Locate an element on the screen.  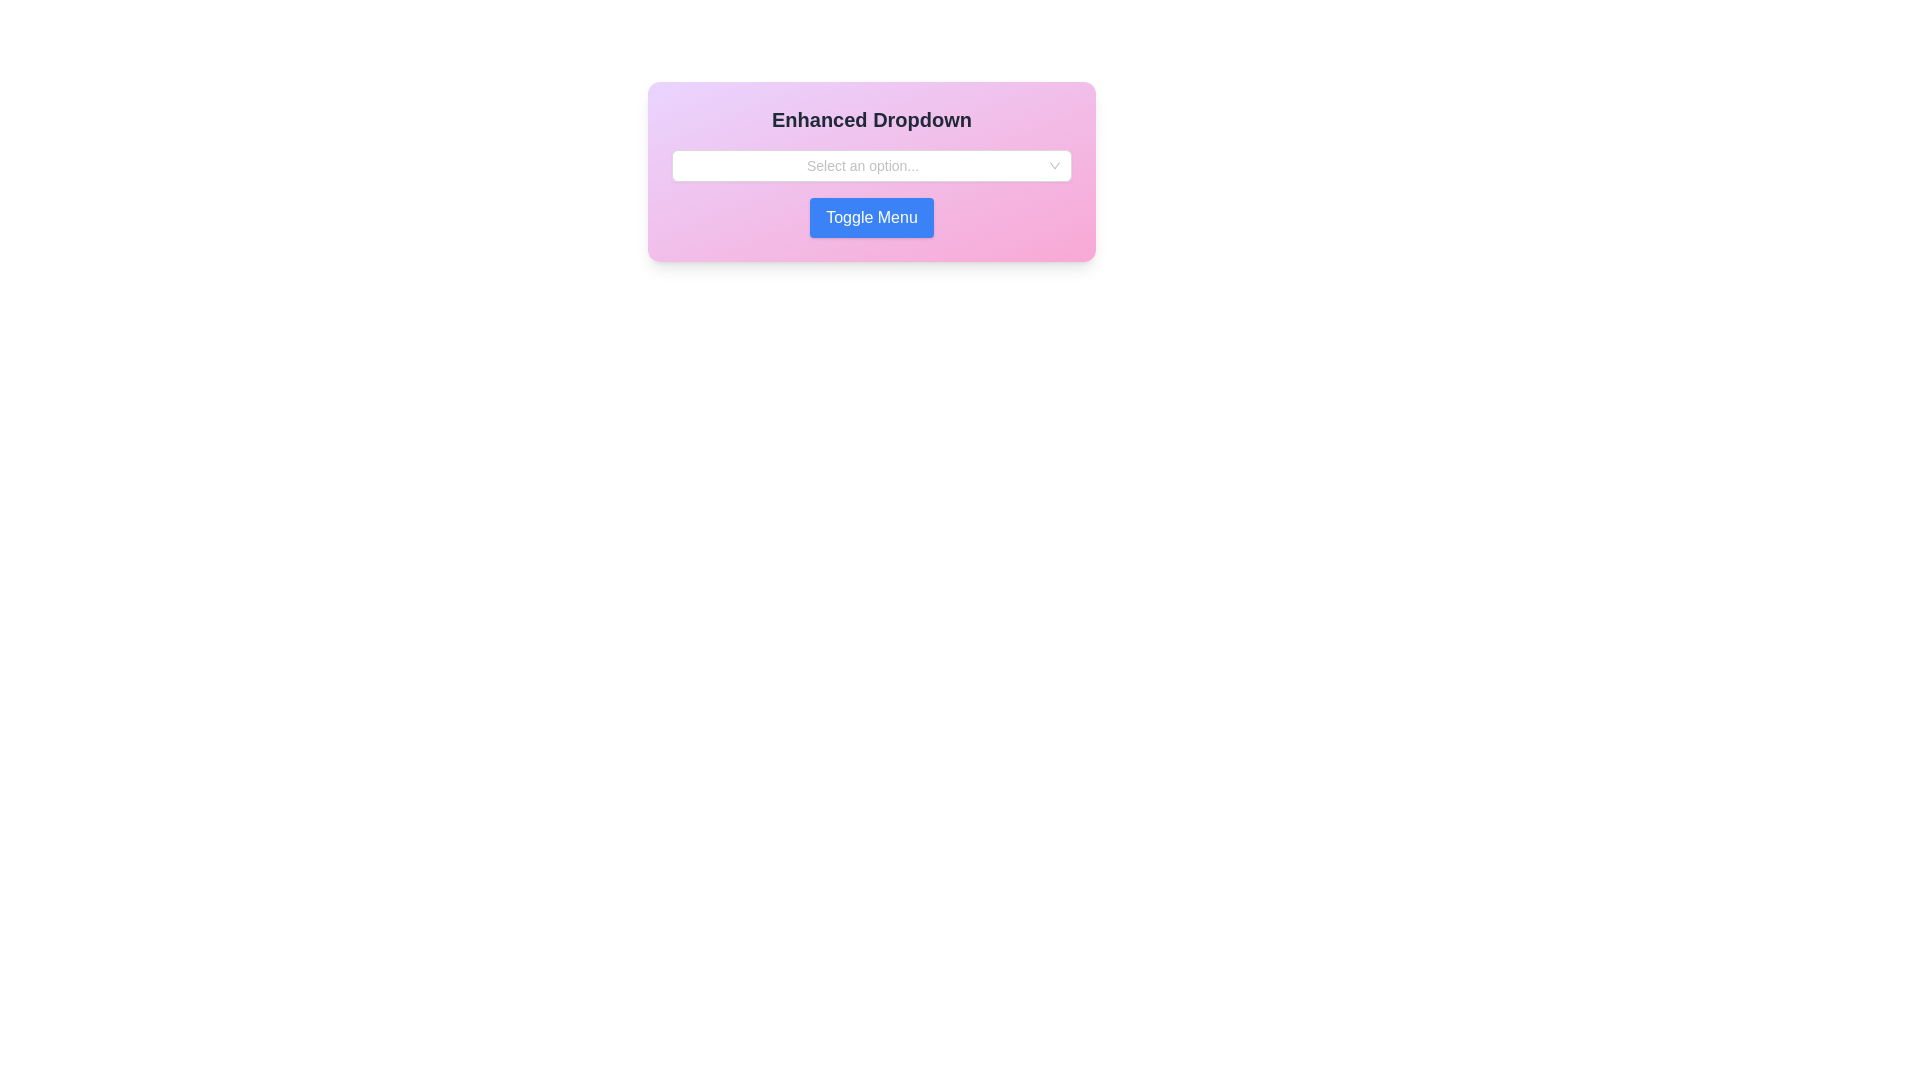
the rectangular button with a blue background and white text labeled 'Toggle Menu' to observe the style change is located at coordinates (872, 218).